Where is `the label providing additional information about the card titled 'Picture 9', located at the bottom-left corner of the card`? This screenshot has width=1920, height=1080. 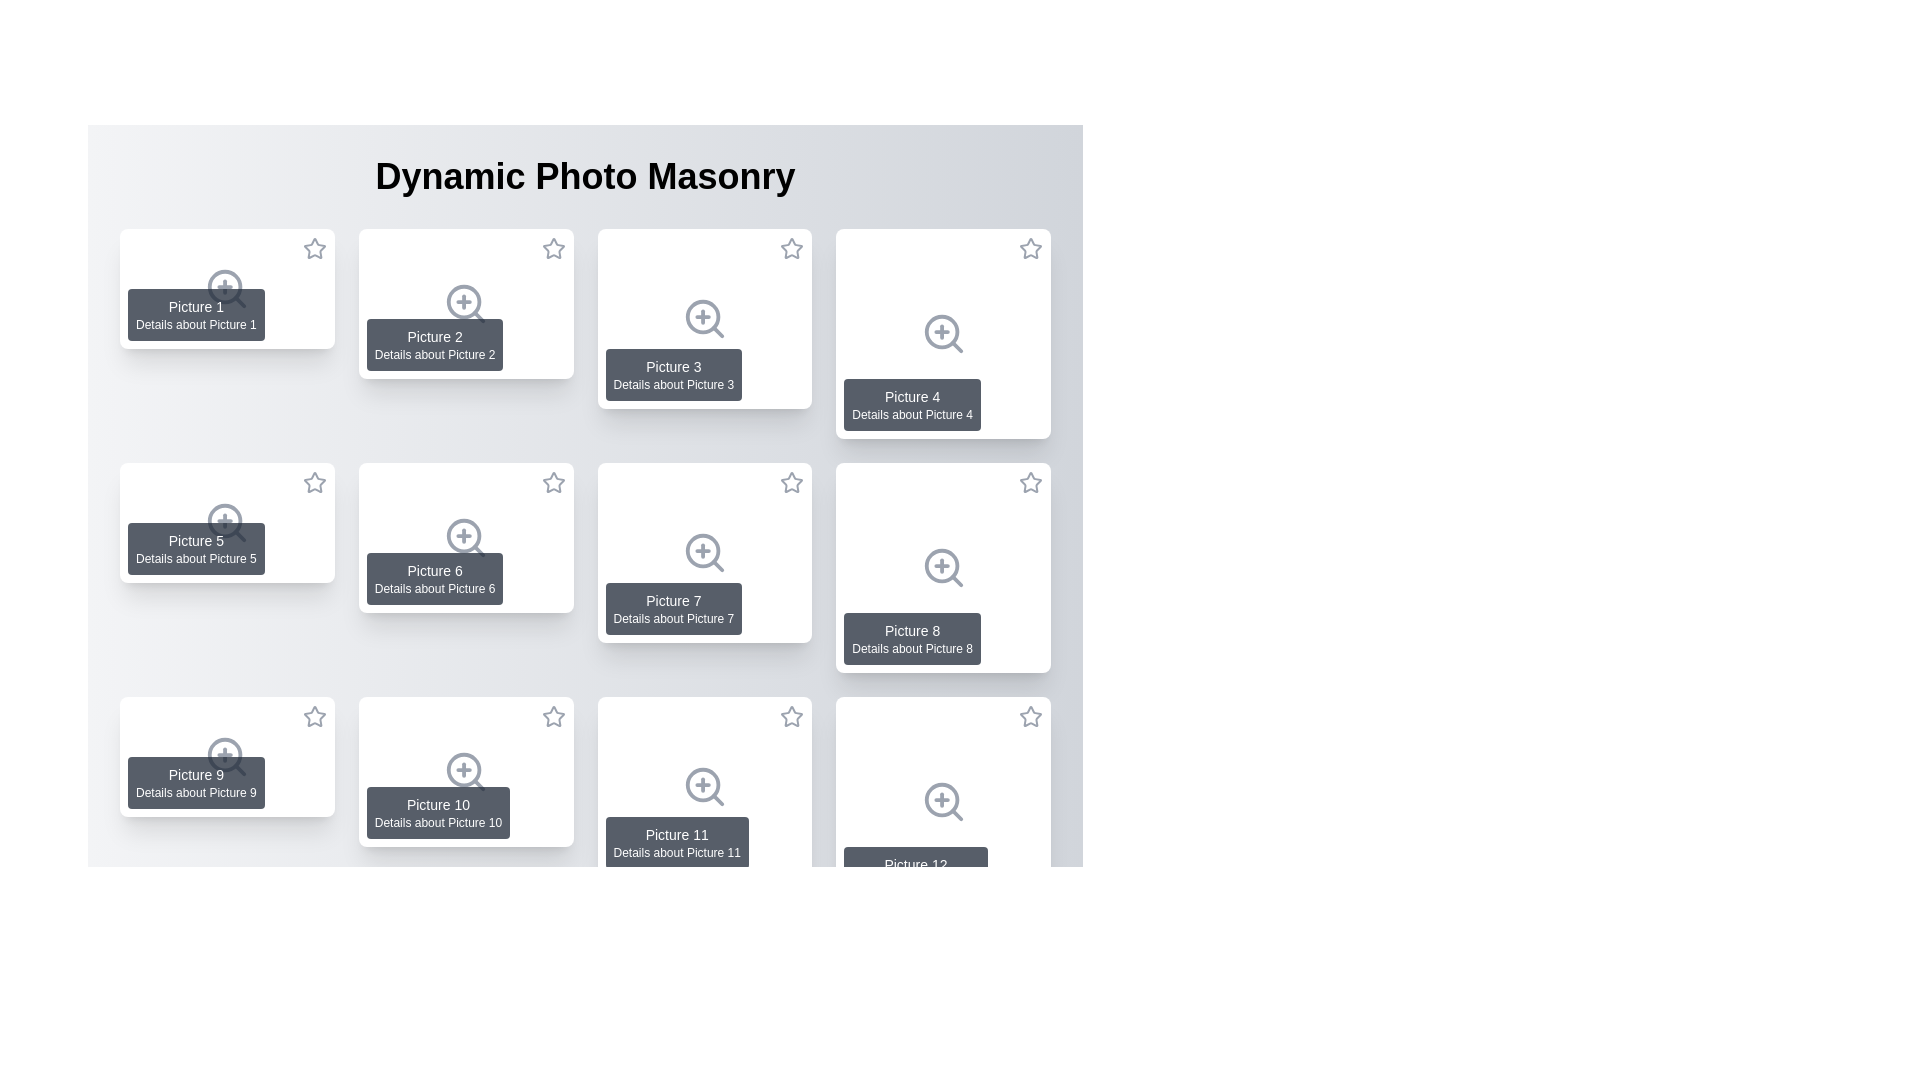
the label providing additional information about the card titled 'Picture 9', located at the bottom-left corner of the card is located at coordinates (196, 792).